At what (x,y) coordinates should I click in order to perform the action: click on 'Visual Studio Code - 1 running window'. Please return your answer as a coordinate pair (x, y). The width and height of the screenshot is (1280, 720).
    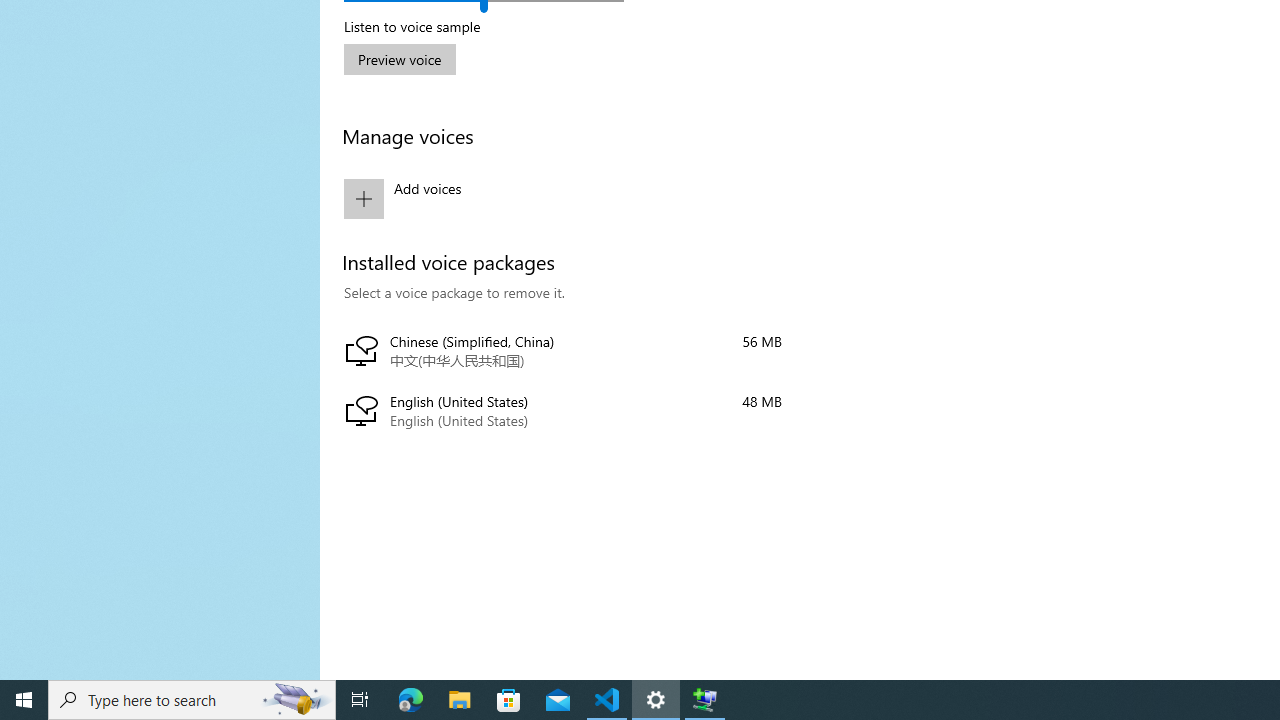
    Looking at the image, I should click on (606, 698).